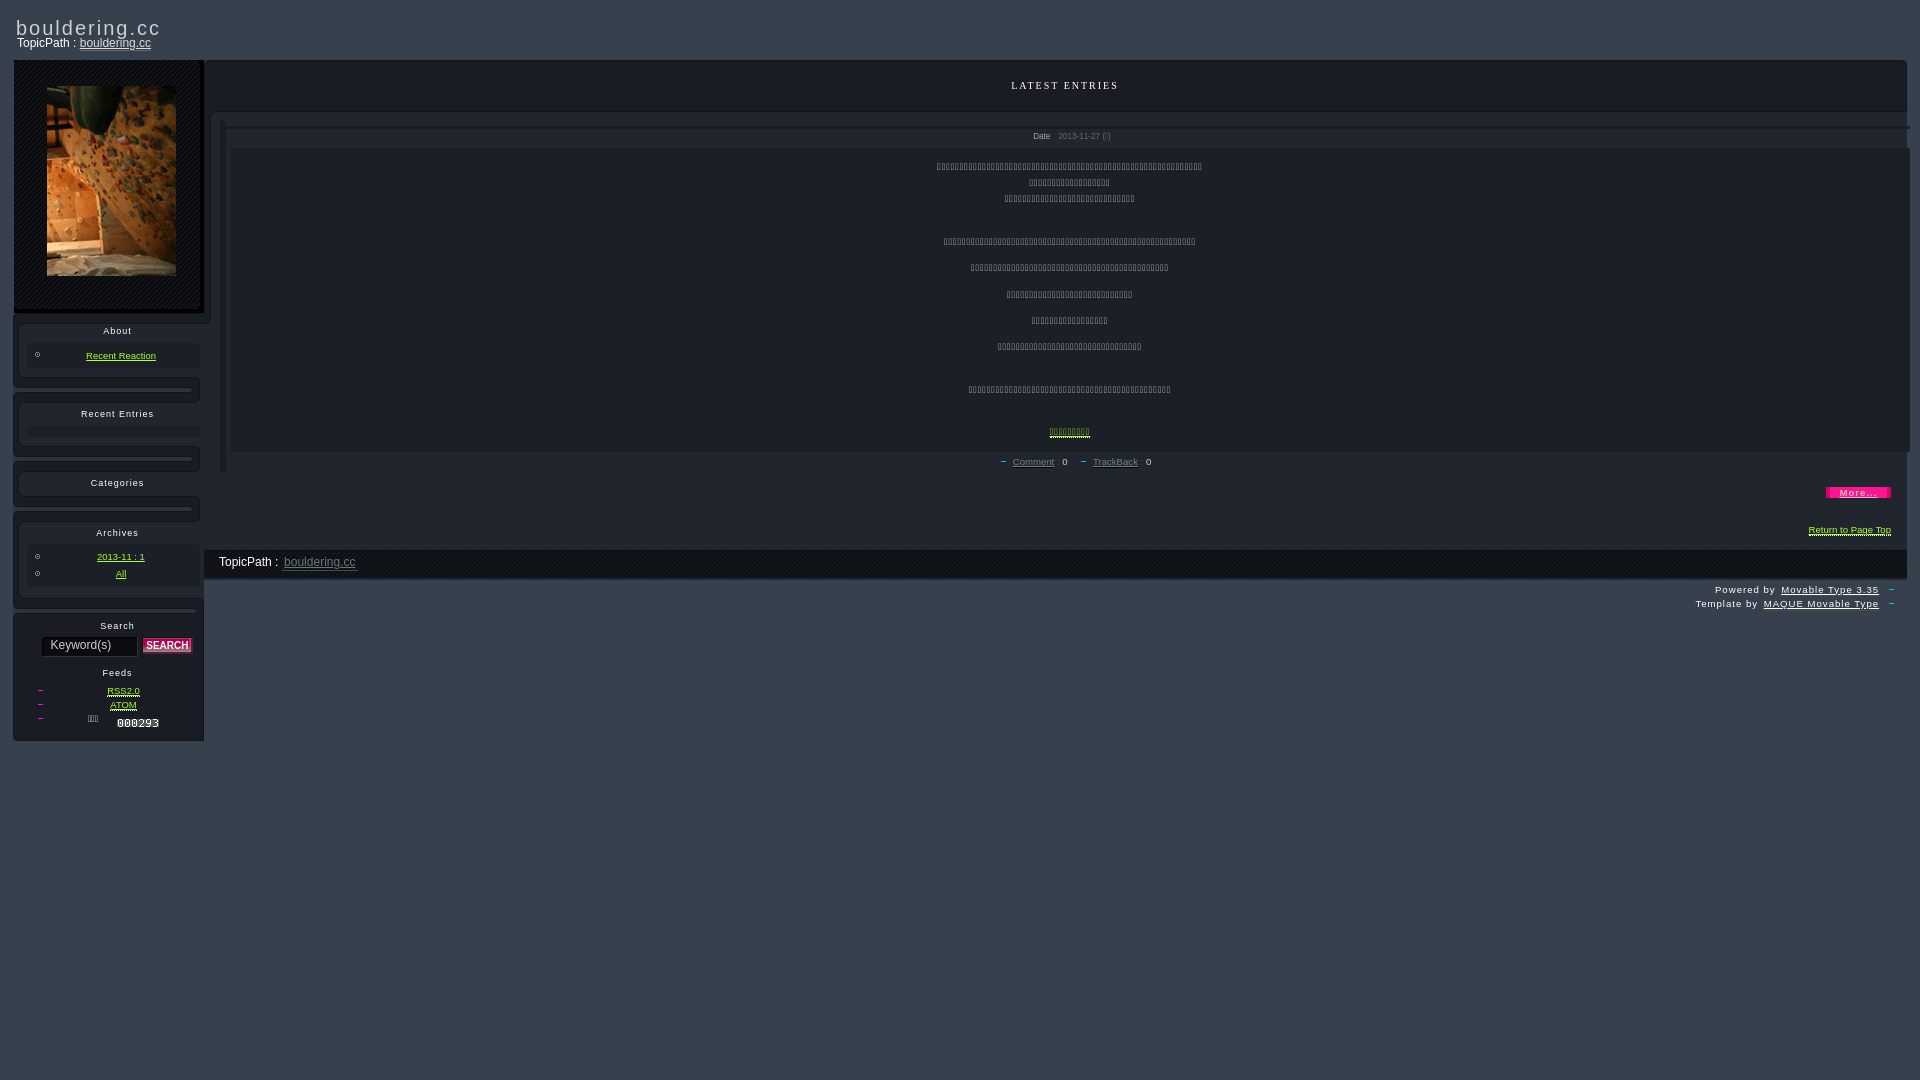 Image resolution: width=1920 pixels, height=1080 pixels. What do you see at coordinates (1848, 528) in the screenshot?
I see `'Return to Page Top'` at bounding box center [1848, 528].